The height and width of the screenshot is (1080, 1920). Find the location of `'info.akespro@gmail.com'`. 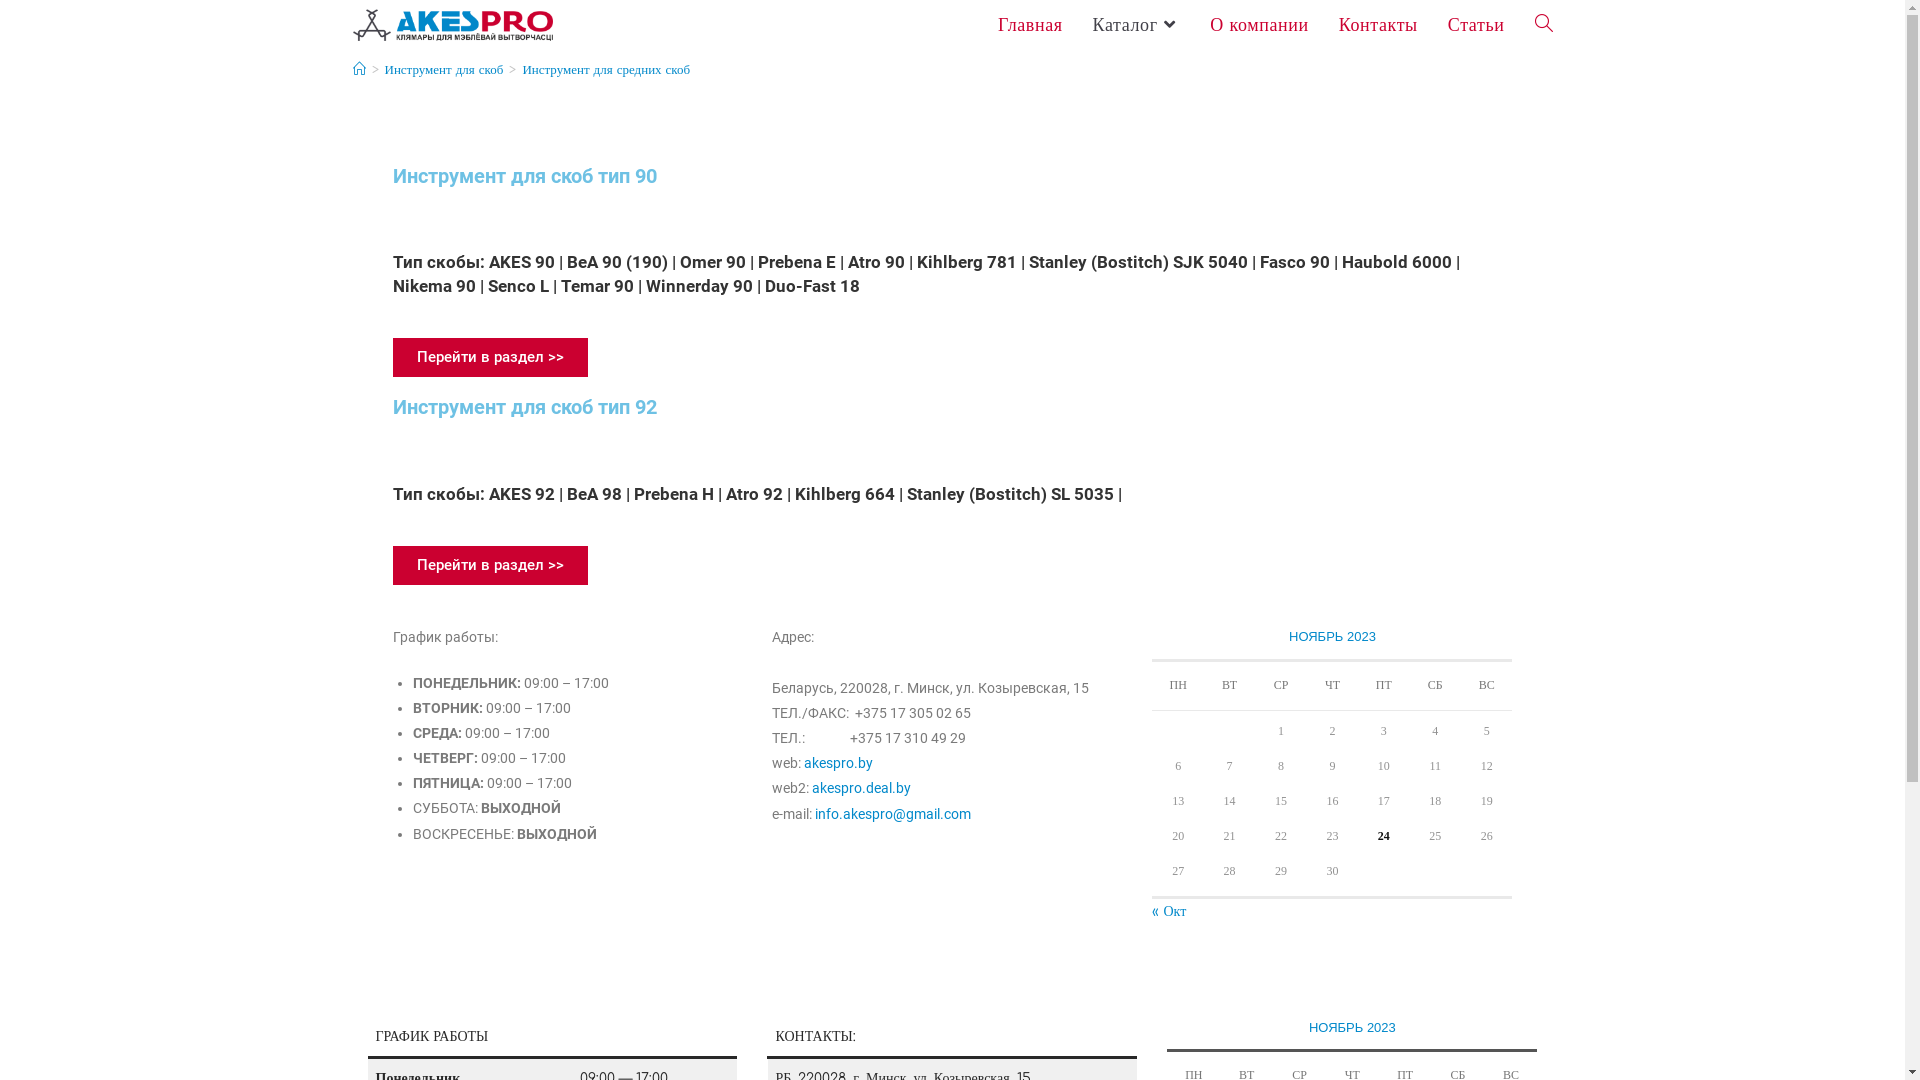

'info.akespro@gmail.com' is located at coordinates (891, 813).